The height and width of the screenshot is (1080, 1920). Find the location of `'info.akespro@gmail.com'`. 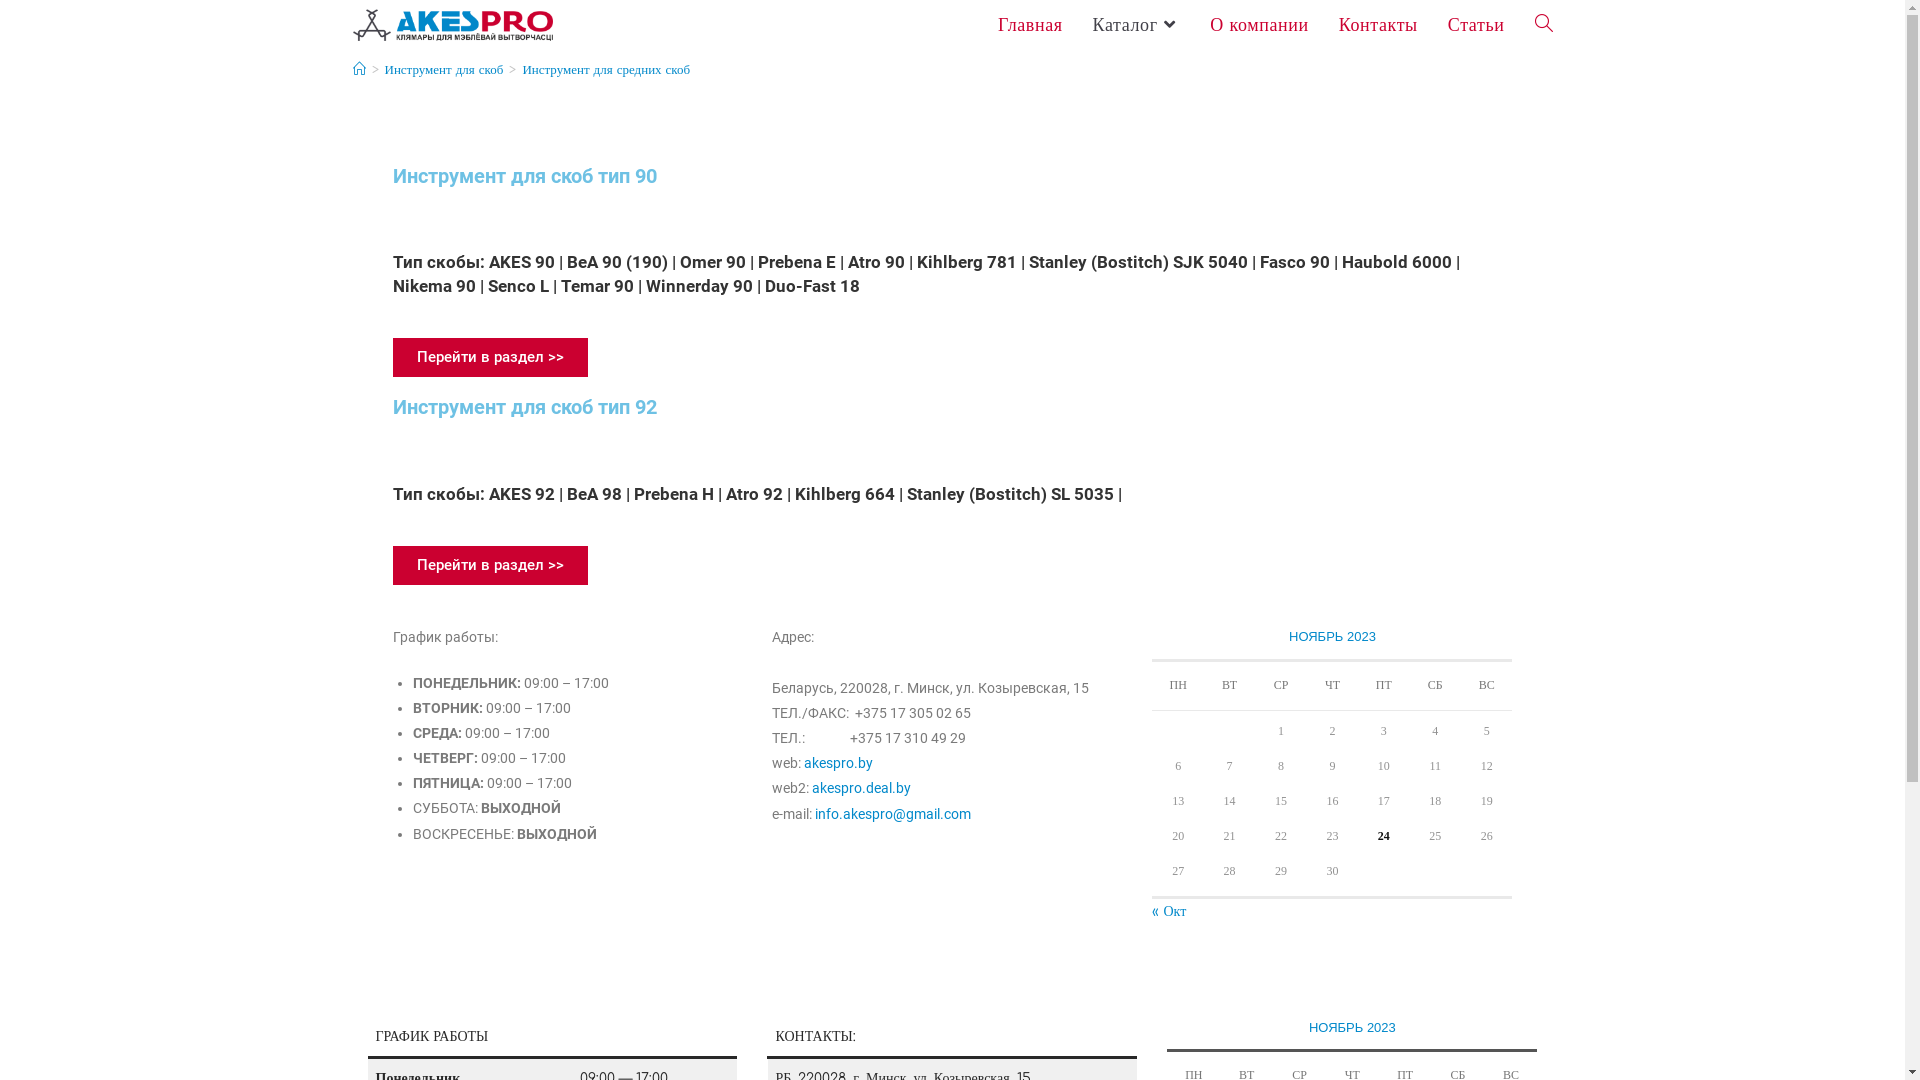

'info.akespro@gmail.com' is located at coordinates (891, 813).